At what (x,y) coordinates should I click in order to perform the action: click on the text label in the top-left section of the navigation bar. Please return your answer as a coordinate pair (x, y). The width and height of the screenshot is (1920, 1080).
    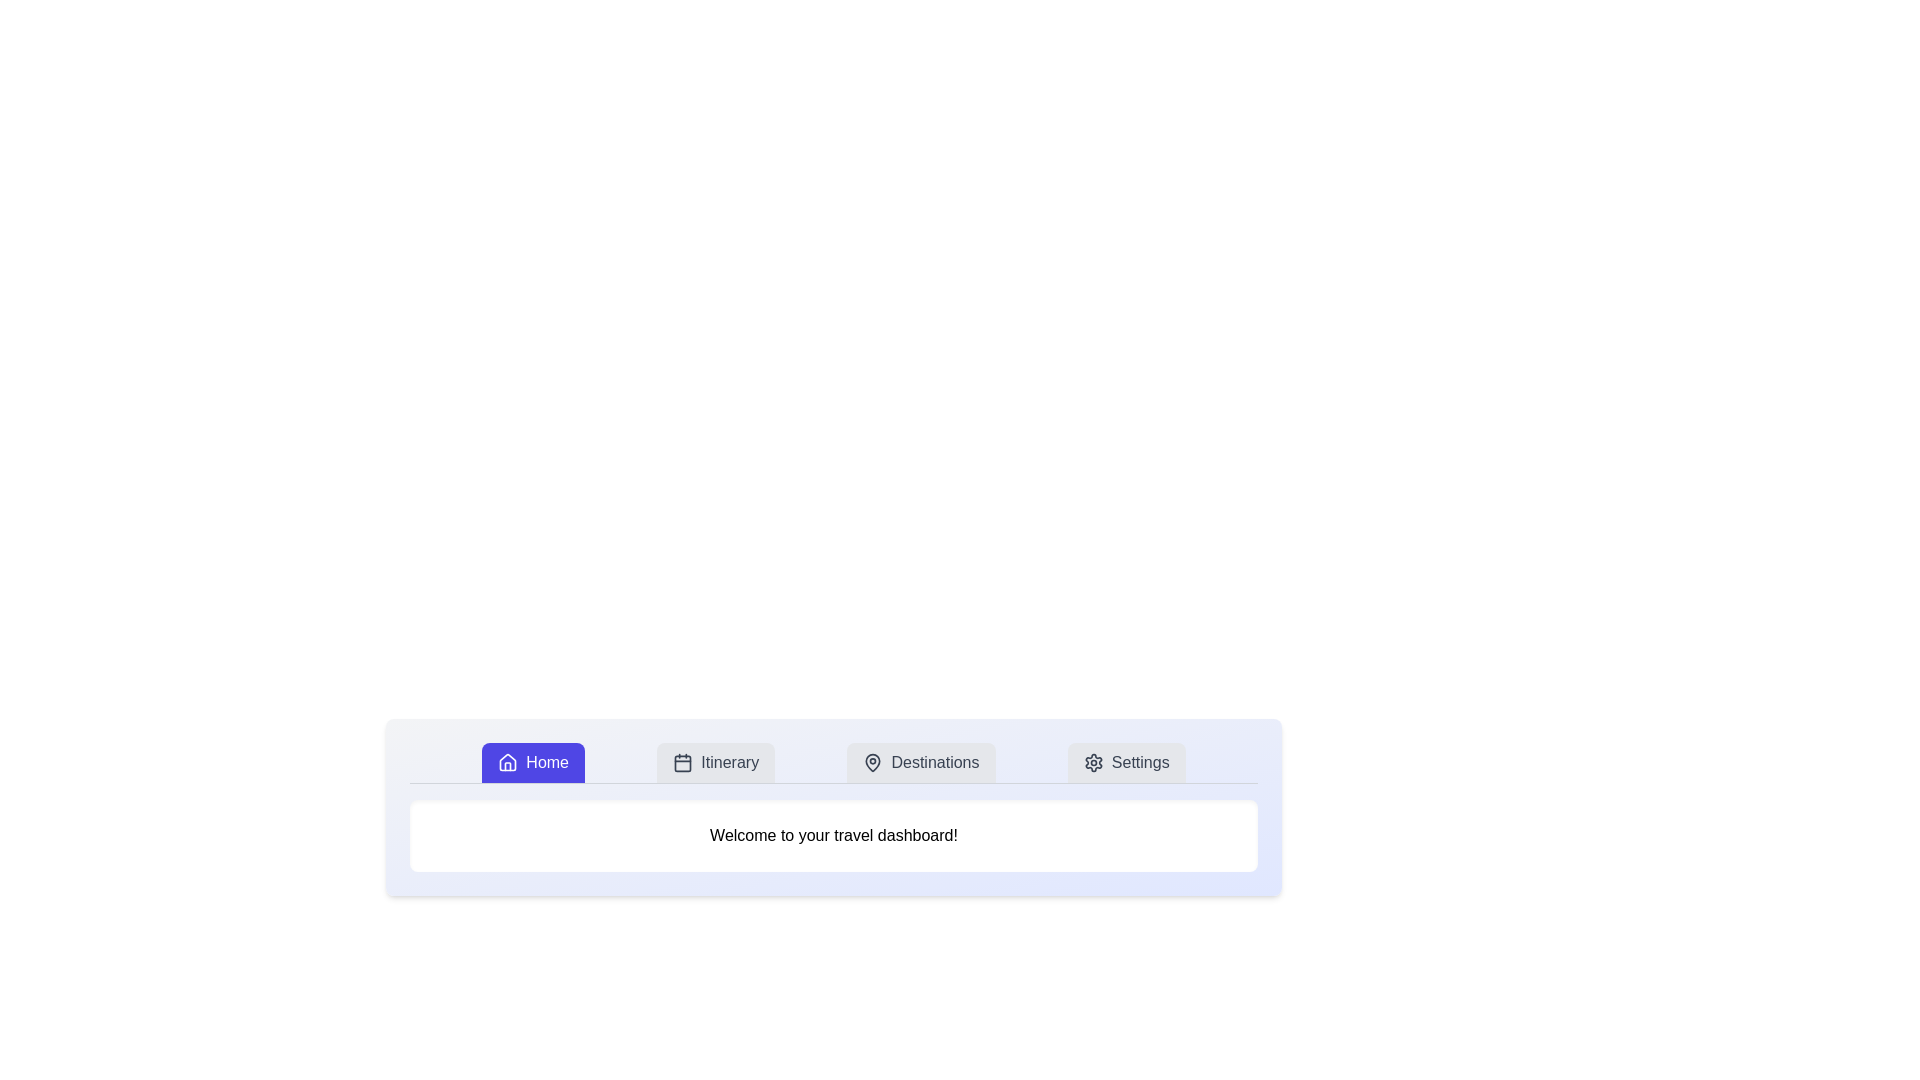
    Looking at the image, I should click on (547, 763).